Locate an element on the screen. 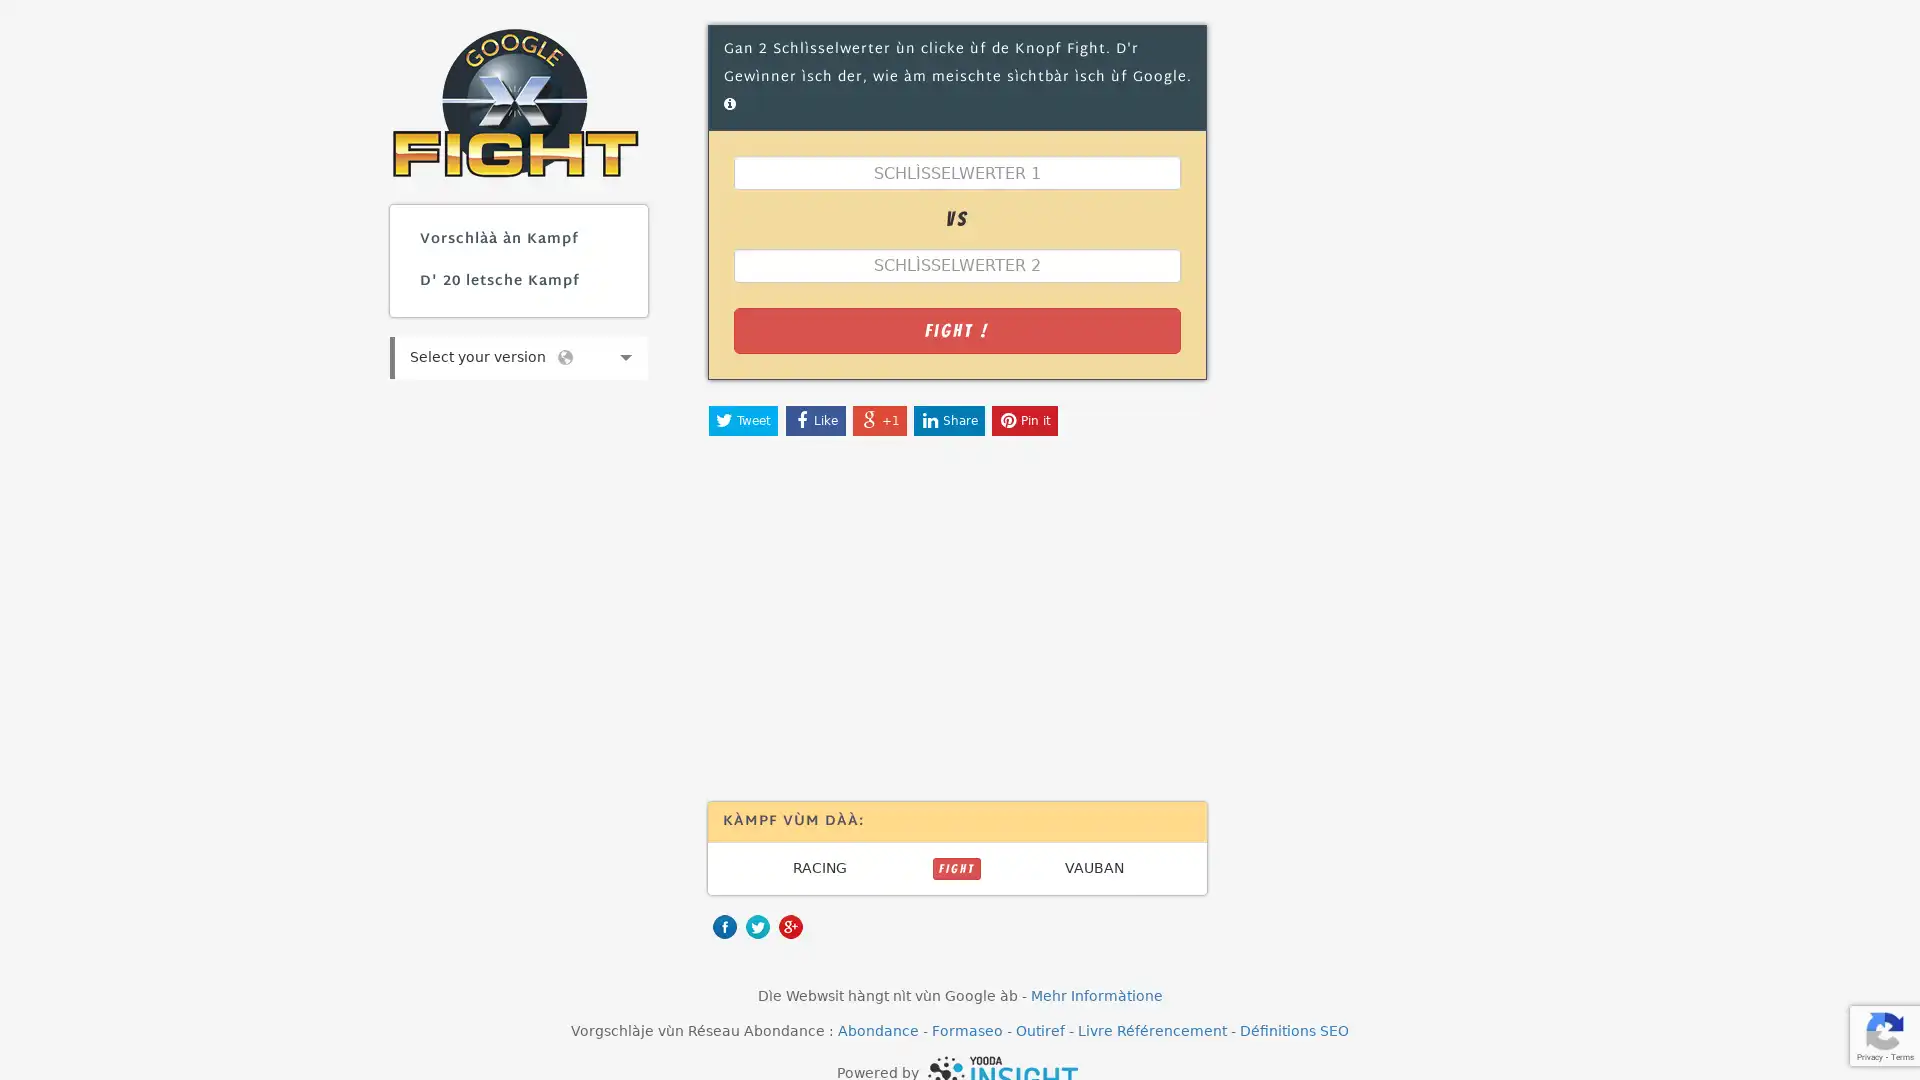 This screenshot has height=1080, width=1920. FIGHT is located at coordinates (955, 866).